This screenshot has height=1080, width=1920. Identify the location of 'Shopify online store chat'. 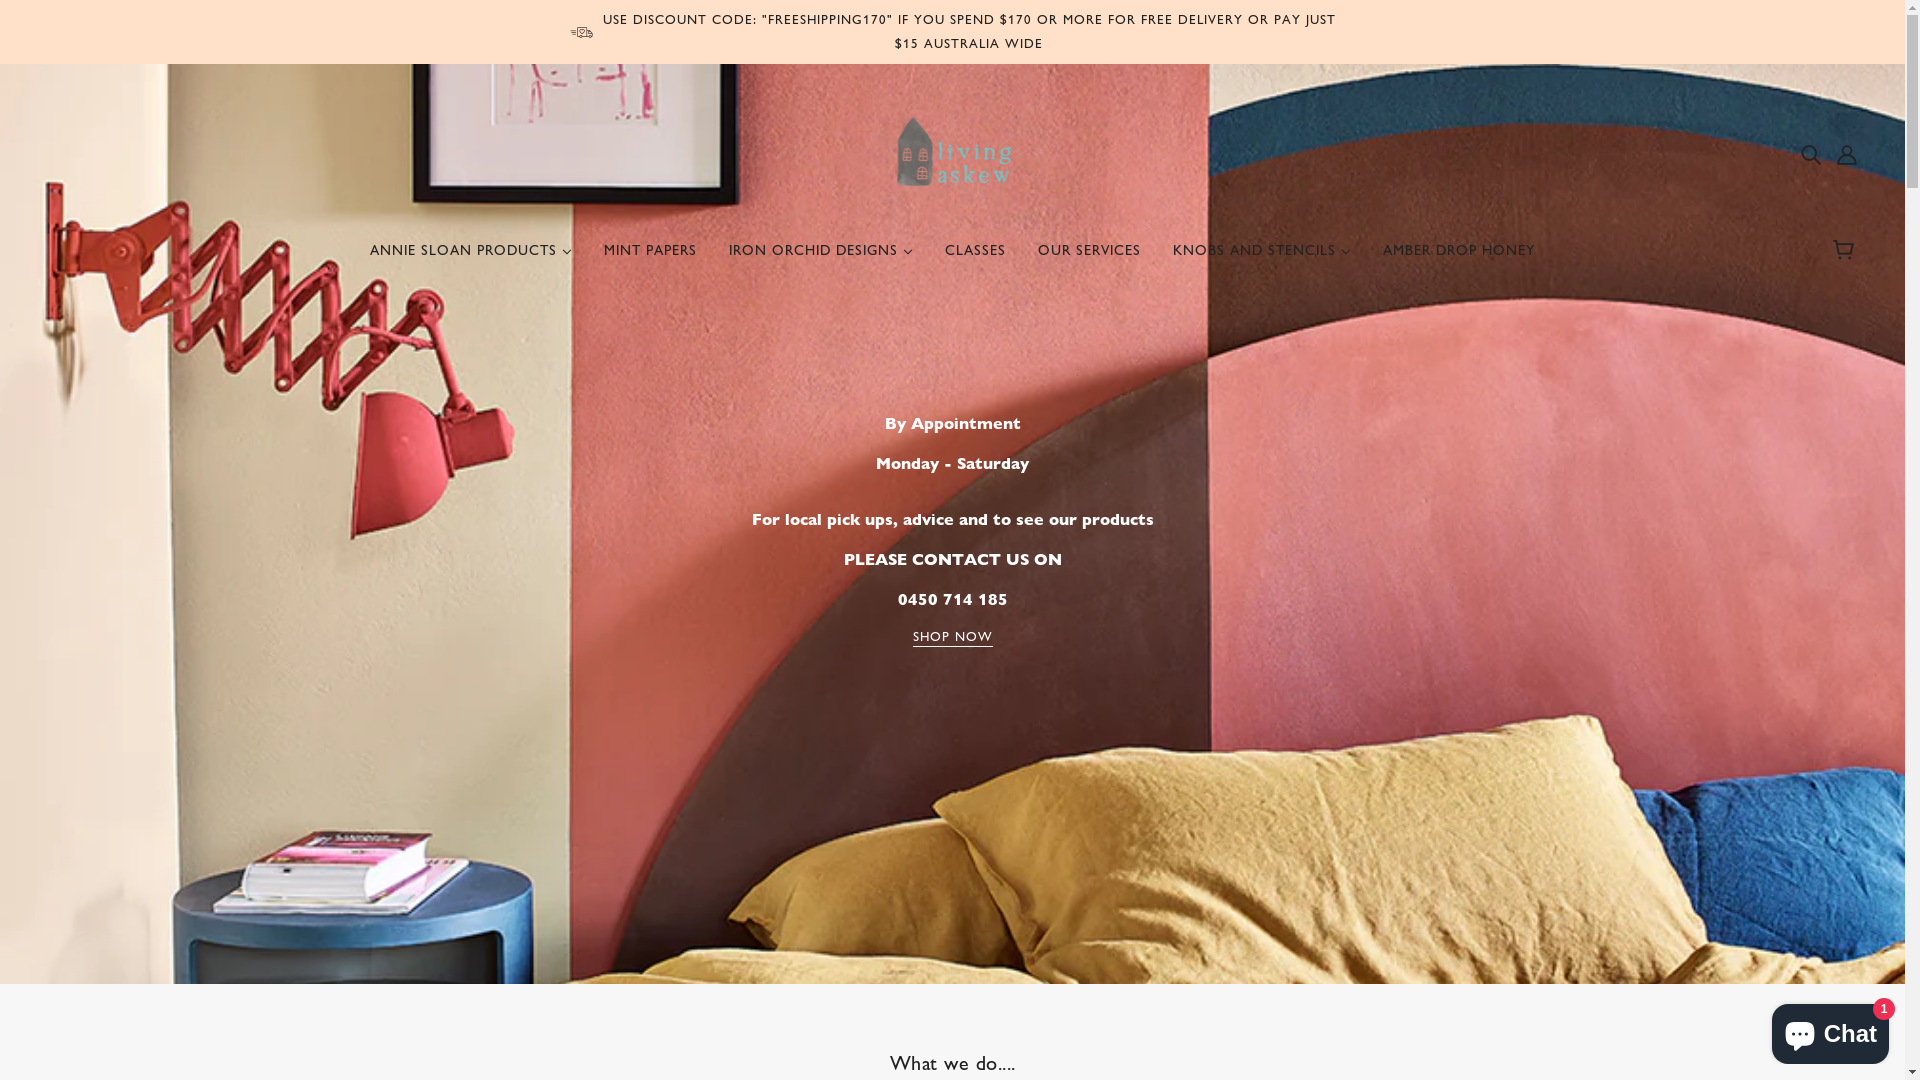
(1766, 1029).